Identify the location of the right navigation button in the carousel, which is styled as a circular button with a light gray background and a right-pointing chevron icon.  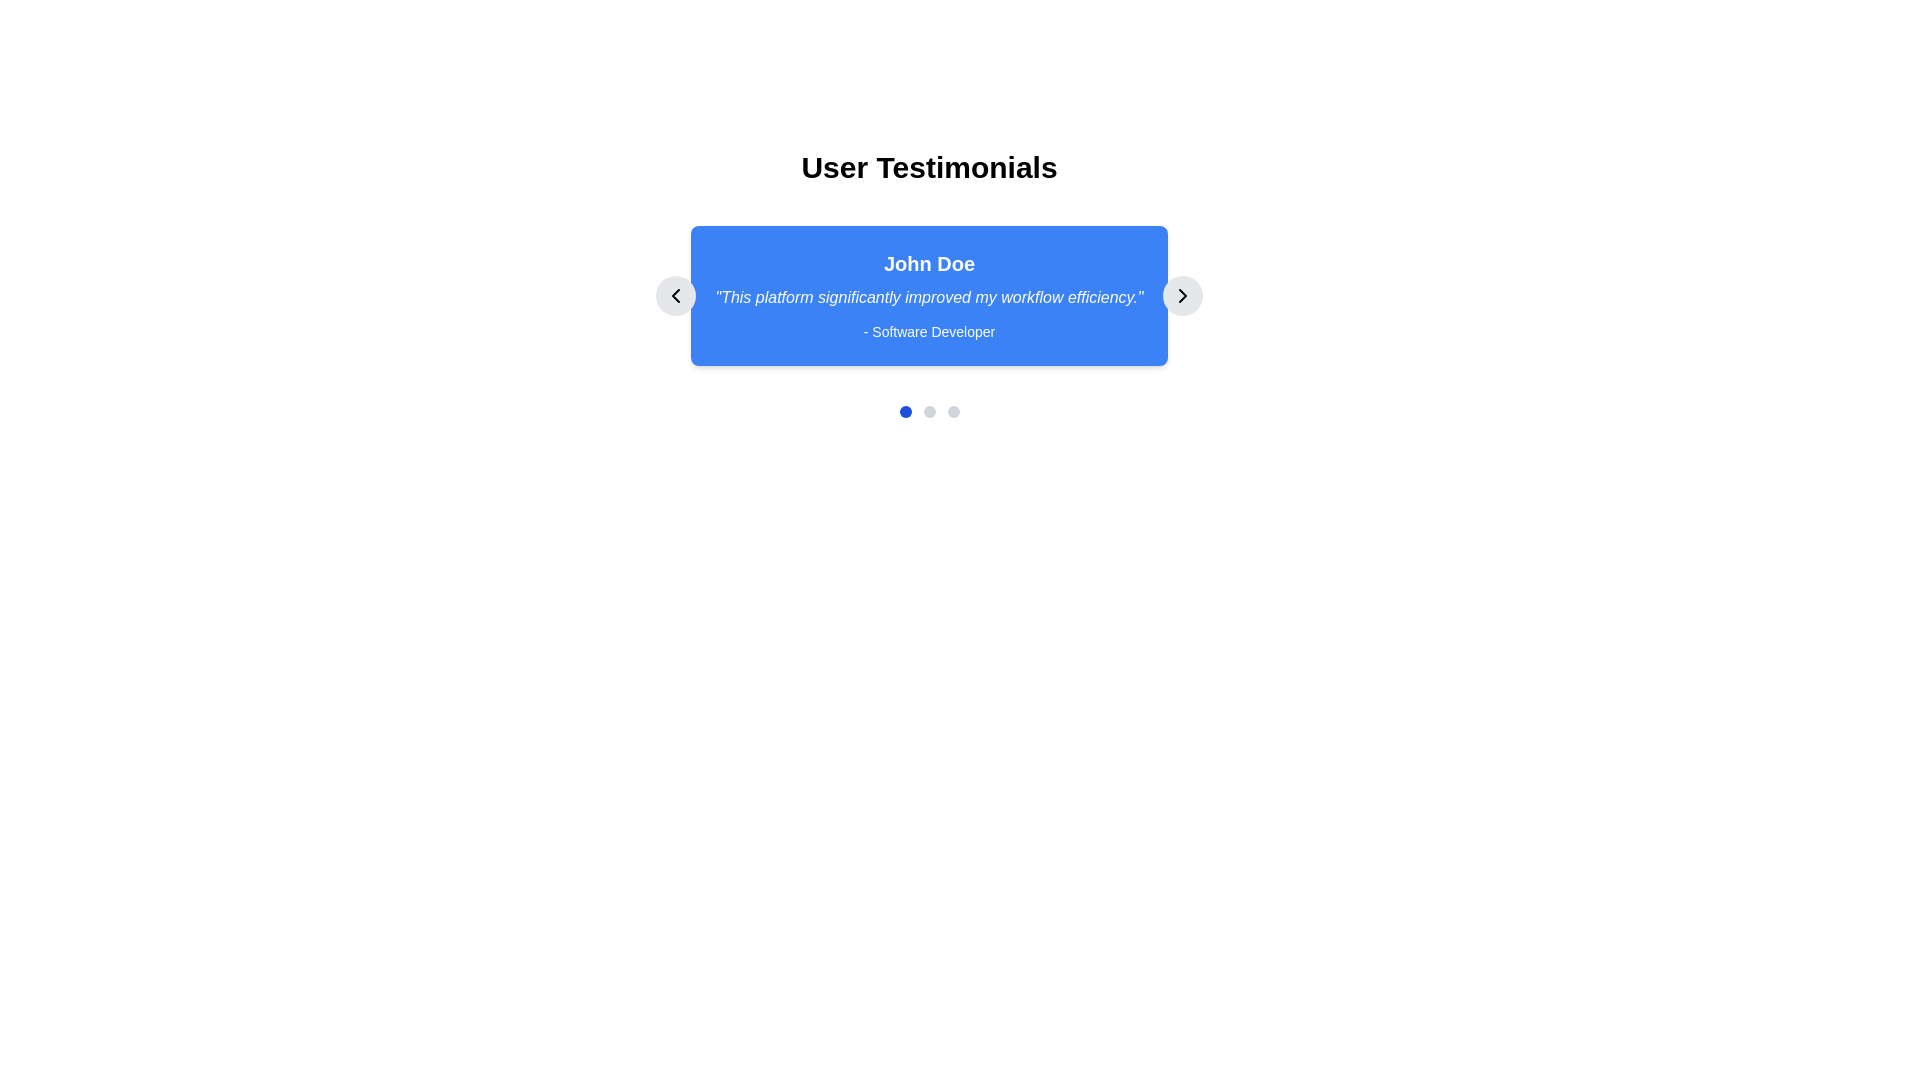
(1182, 296).